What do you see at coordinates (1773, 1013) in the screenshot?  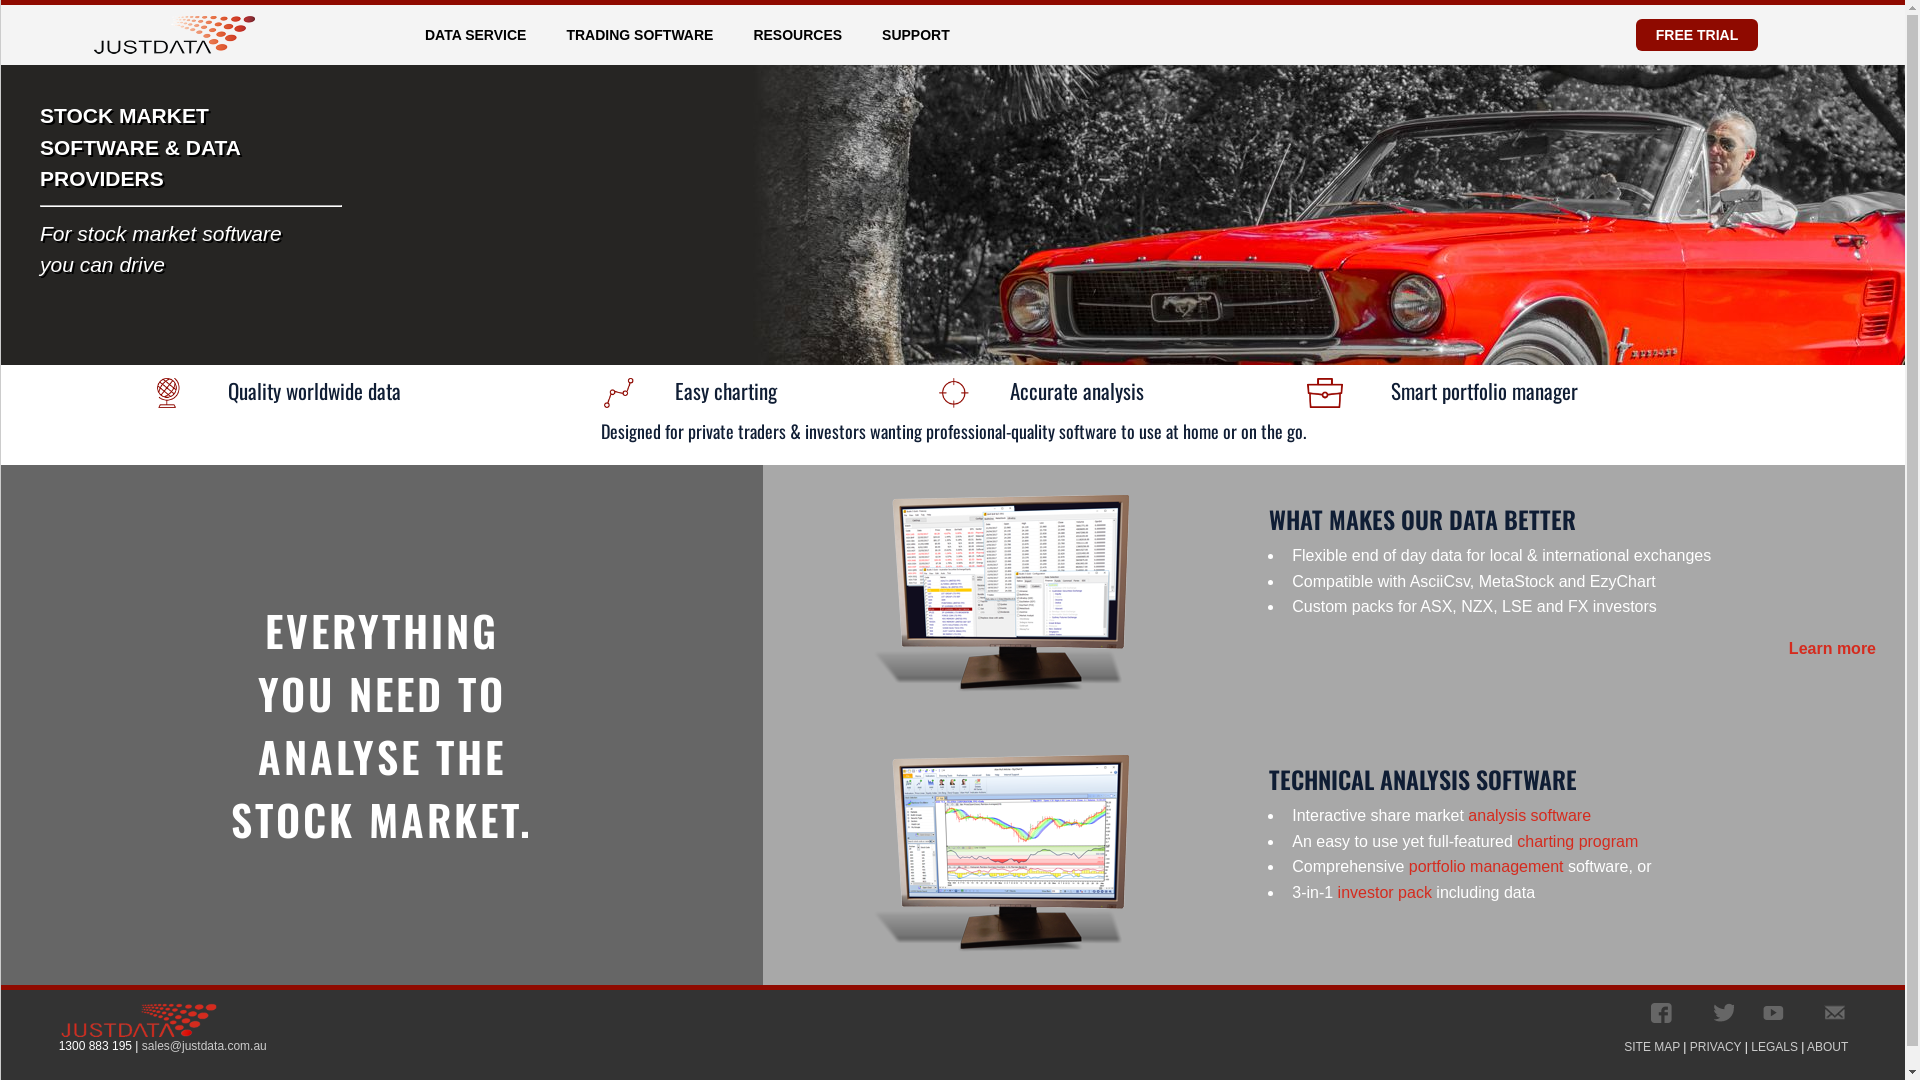 I see `'JustData's YouTube Channel'` at bounding box center [1773, 1013].